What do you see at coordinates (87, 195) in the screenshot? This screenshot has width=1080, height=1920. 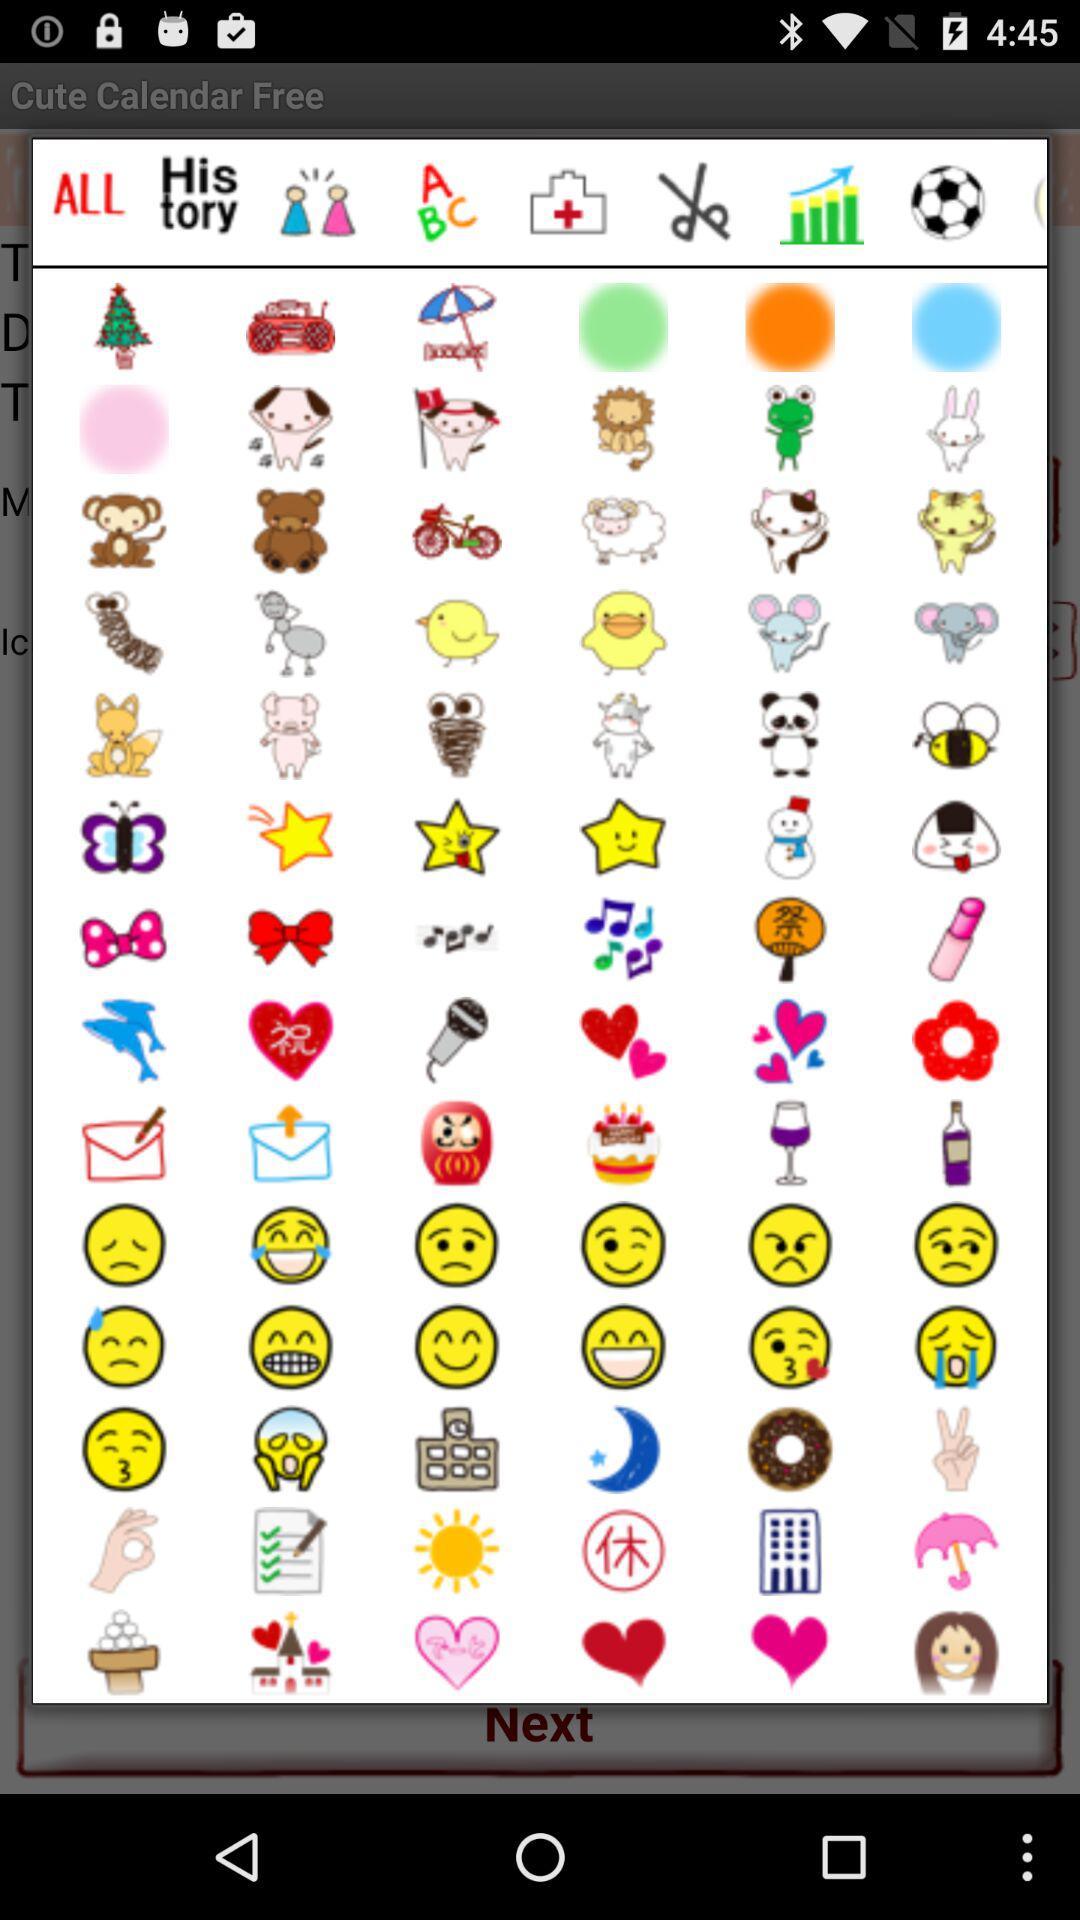 I see `see all` at bounding box center [87, 195].